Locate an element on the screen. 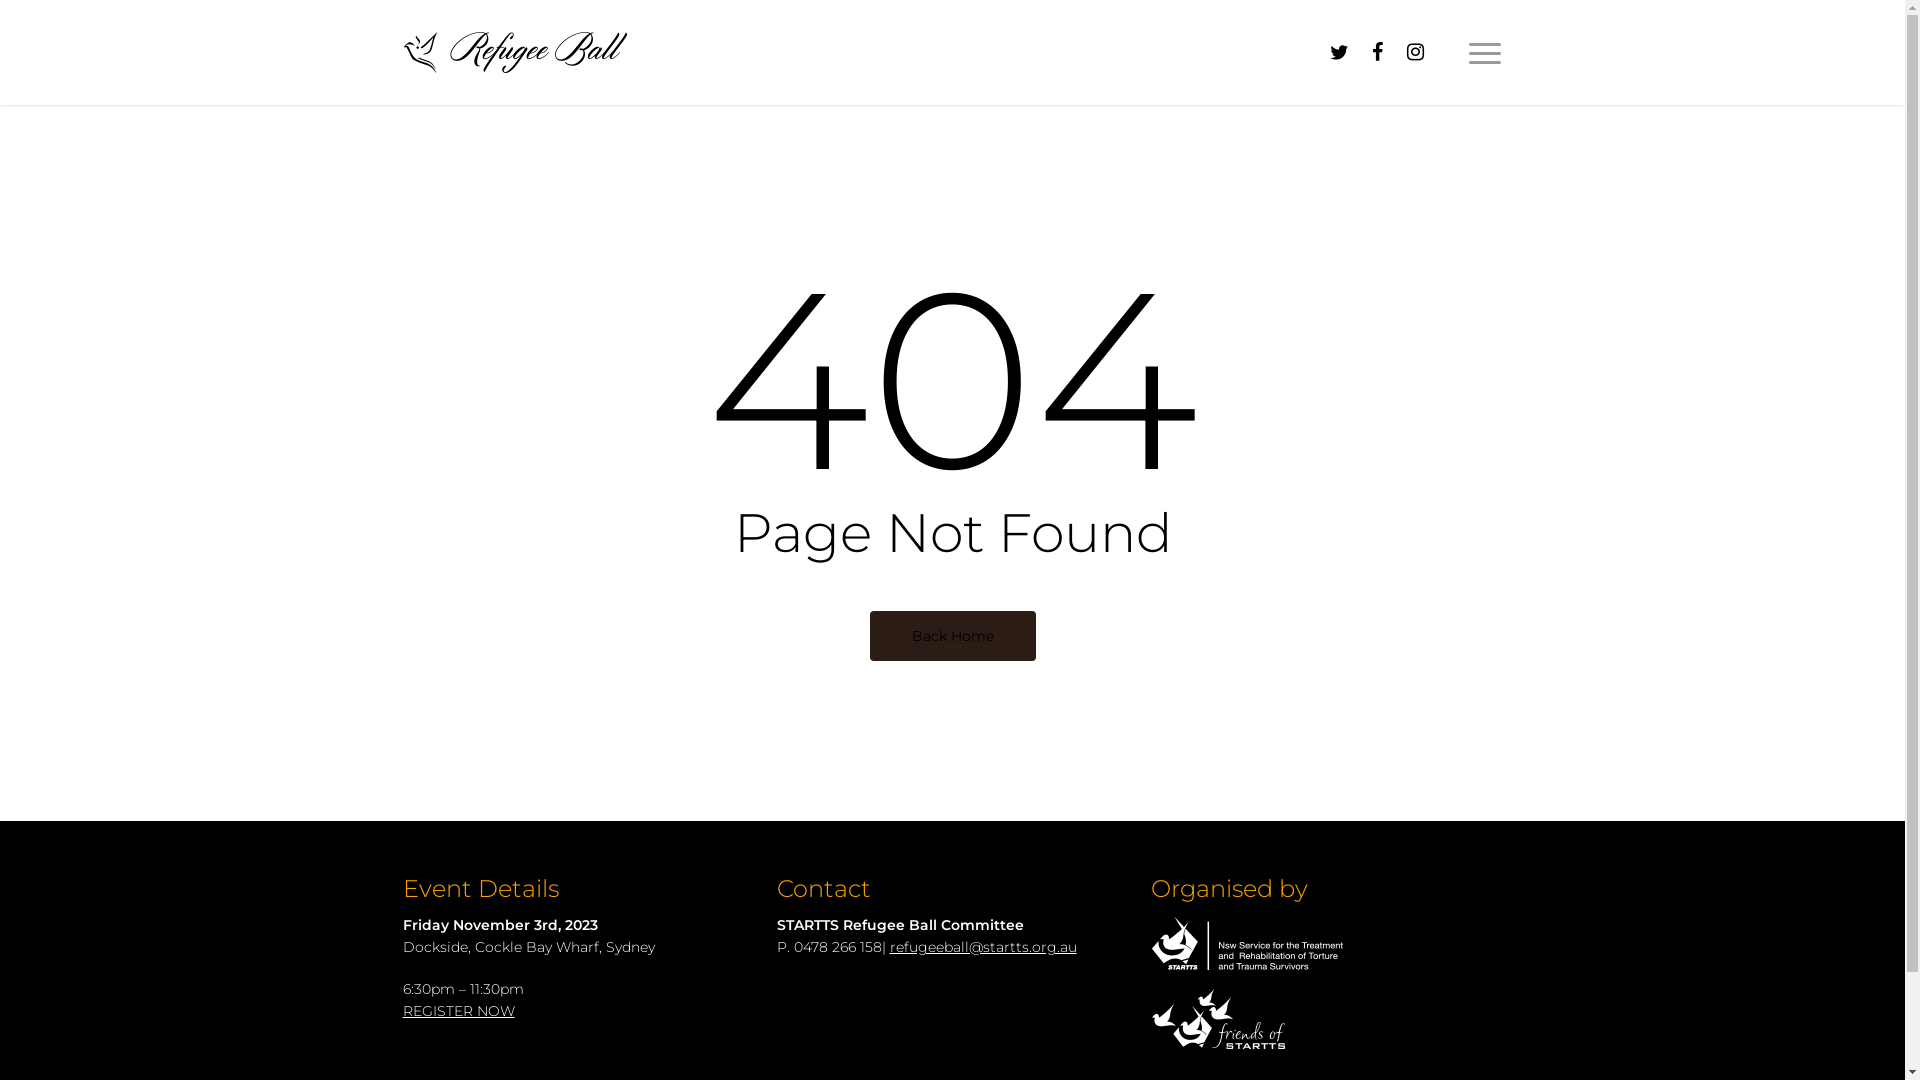  'Menu' is located at coordinates (1484, 50).